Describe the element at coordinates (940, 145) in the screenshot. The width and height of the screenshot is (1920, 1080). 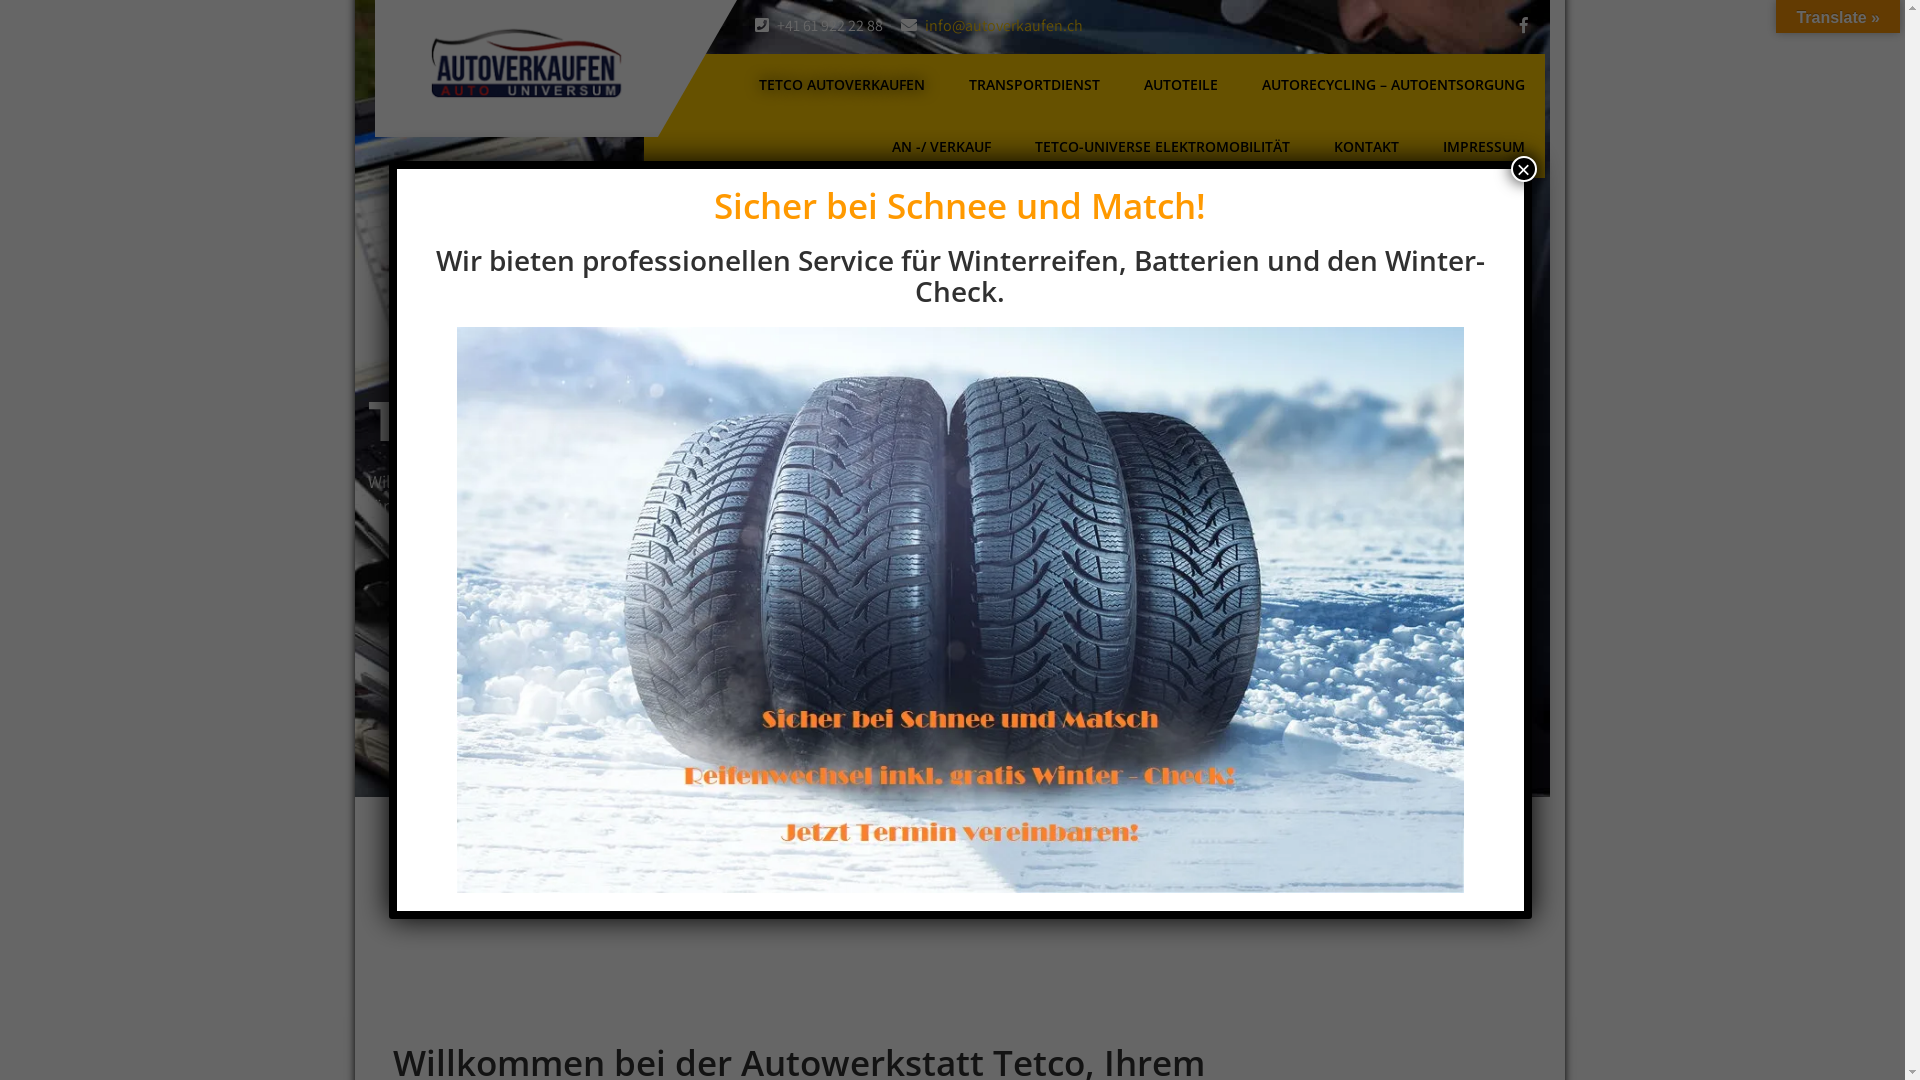
I see `'AN -/ VERKAUF'` at that location.